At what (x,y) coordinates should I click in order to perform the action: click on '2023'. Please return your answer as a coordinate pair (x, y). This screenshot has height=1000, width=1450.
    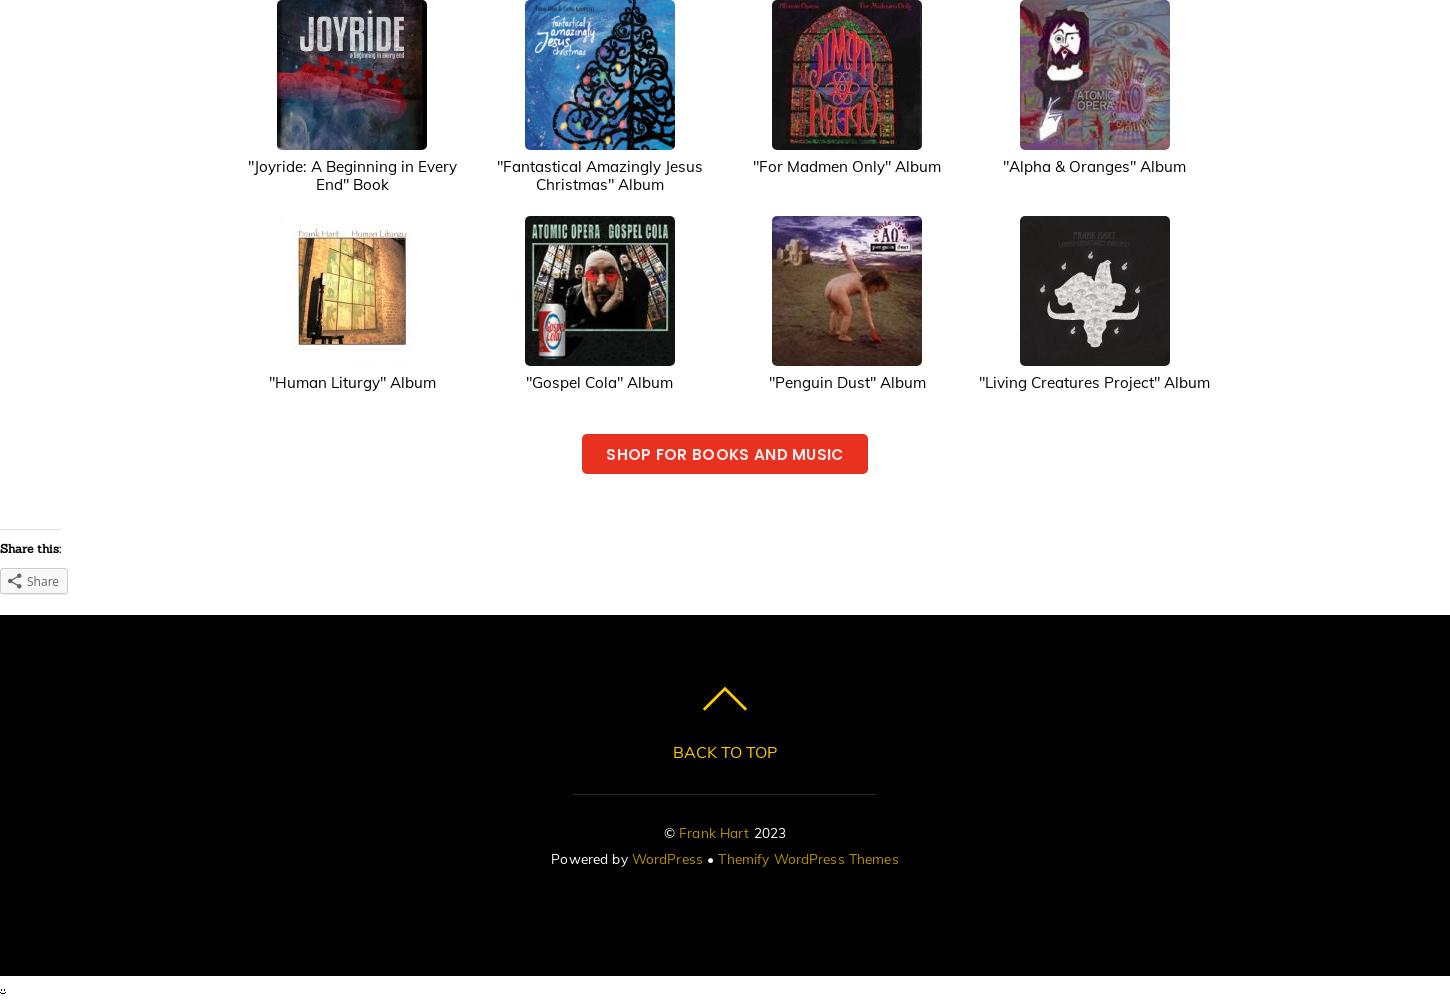
    Looking at the image, I should click on (767, 831).